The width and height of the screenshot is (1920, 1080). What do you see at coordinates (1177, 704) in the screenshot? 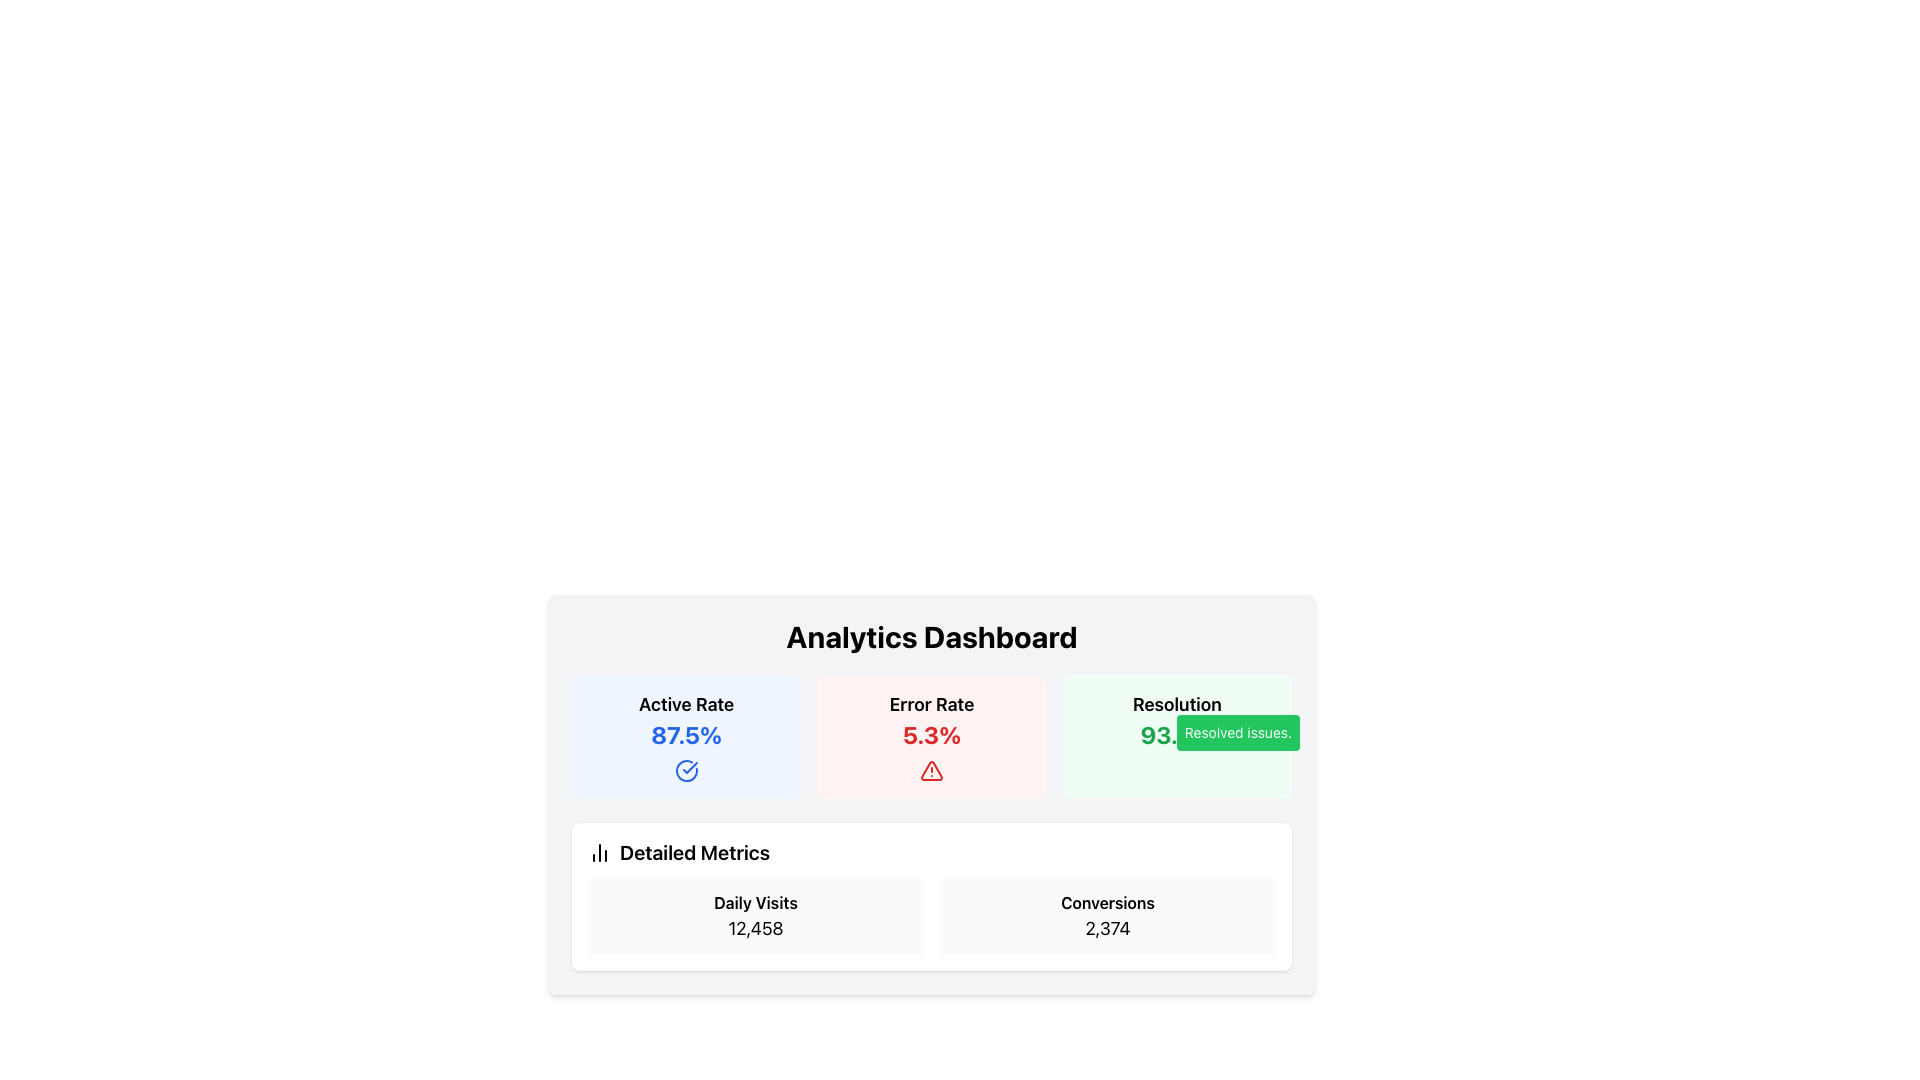
I see `the content of the Text Label that categorizes the resolution rate, located in the top section of the right green card` at bounding box center [1177, 704].